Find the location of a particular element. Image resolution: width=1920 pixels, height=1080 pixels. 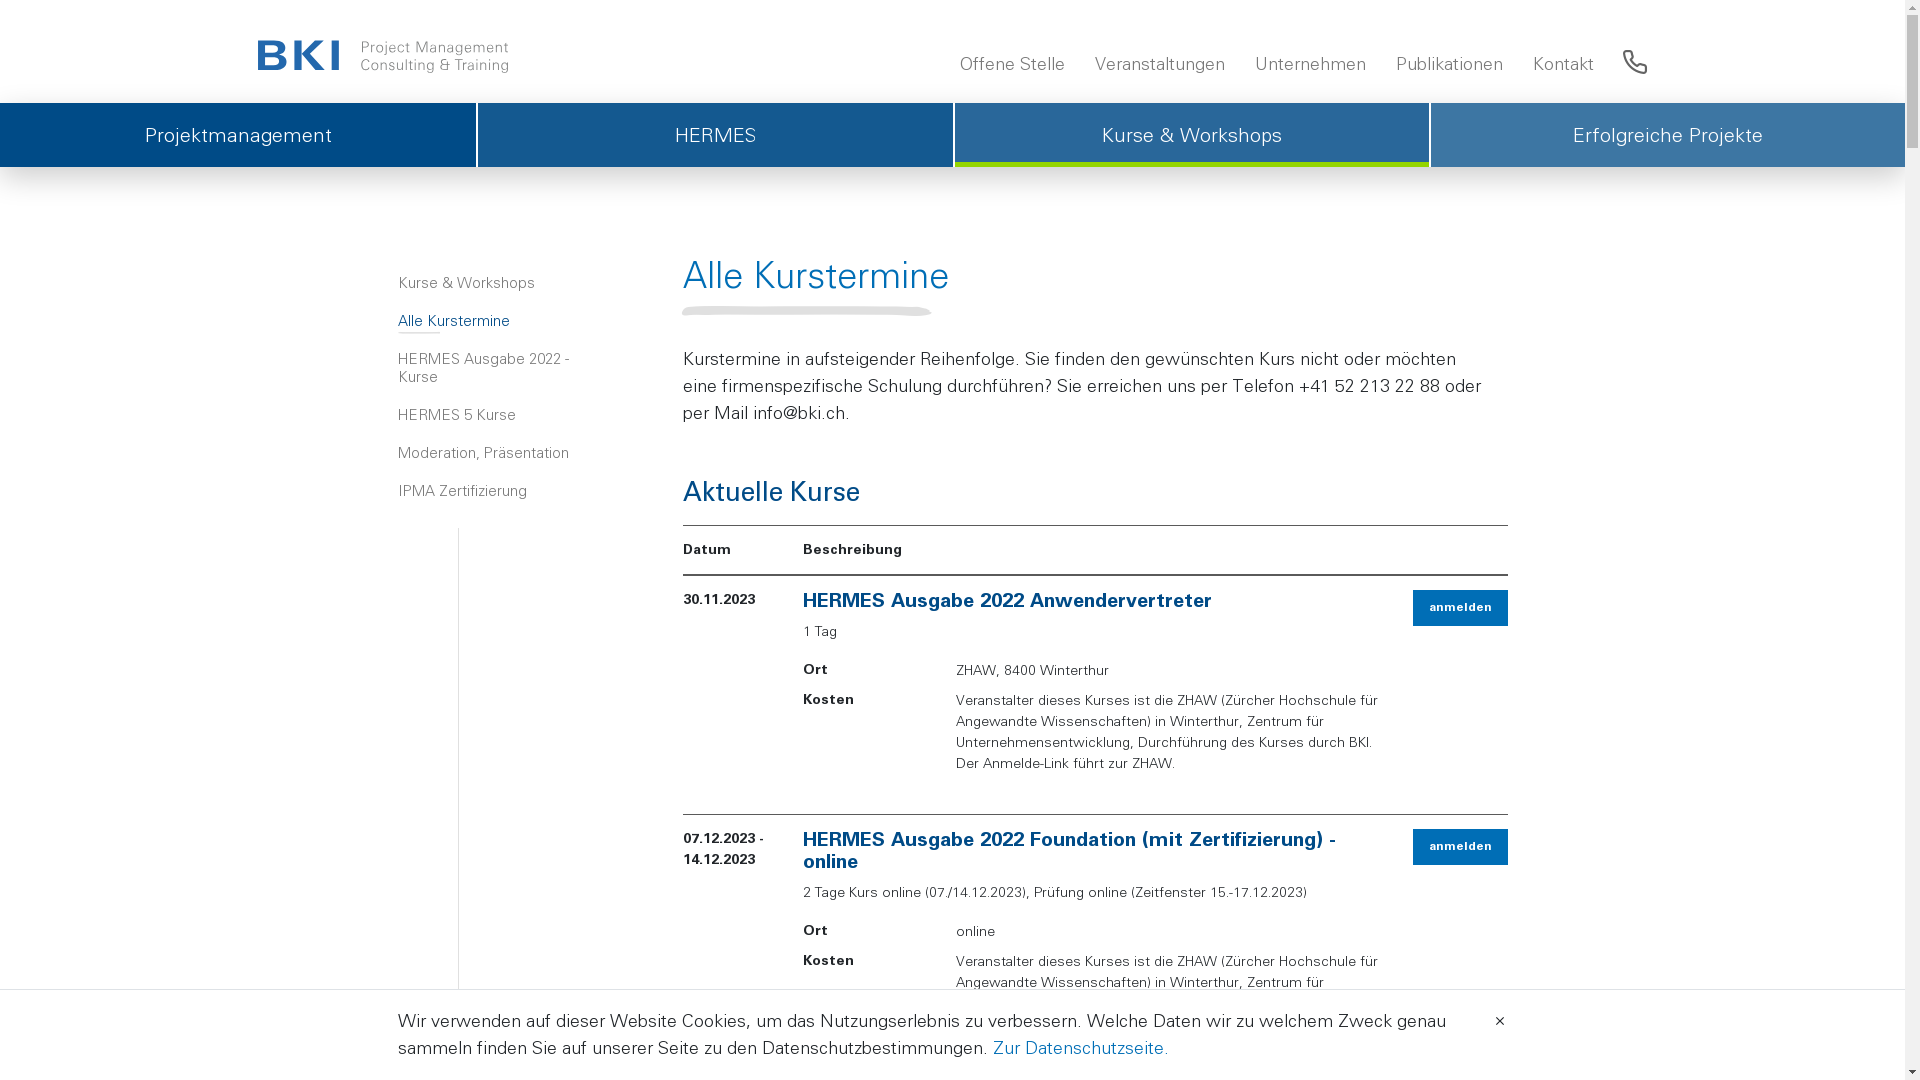

'Erfolgreiche Projekte' is located at coordinates (1666, 135).